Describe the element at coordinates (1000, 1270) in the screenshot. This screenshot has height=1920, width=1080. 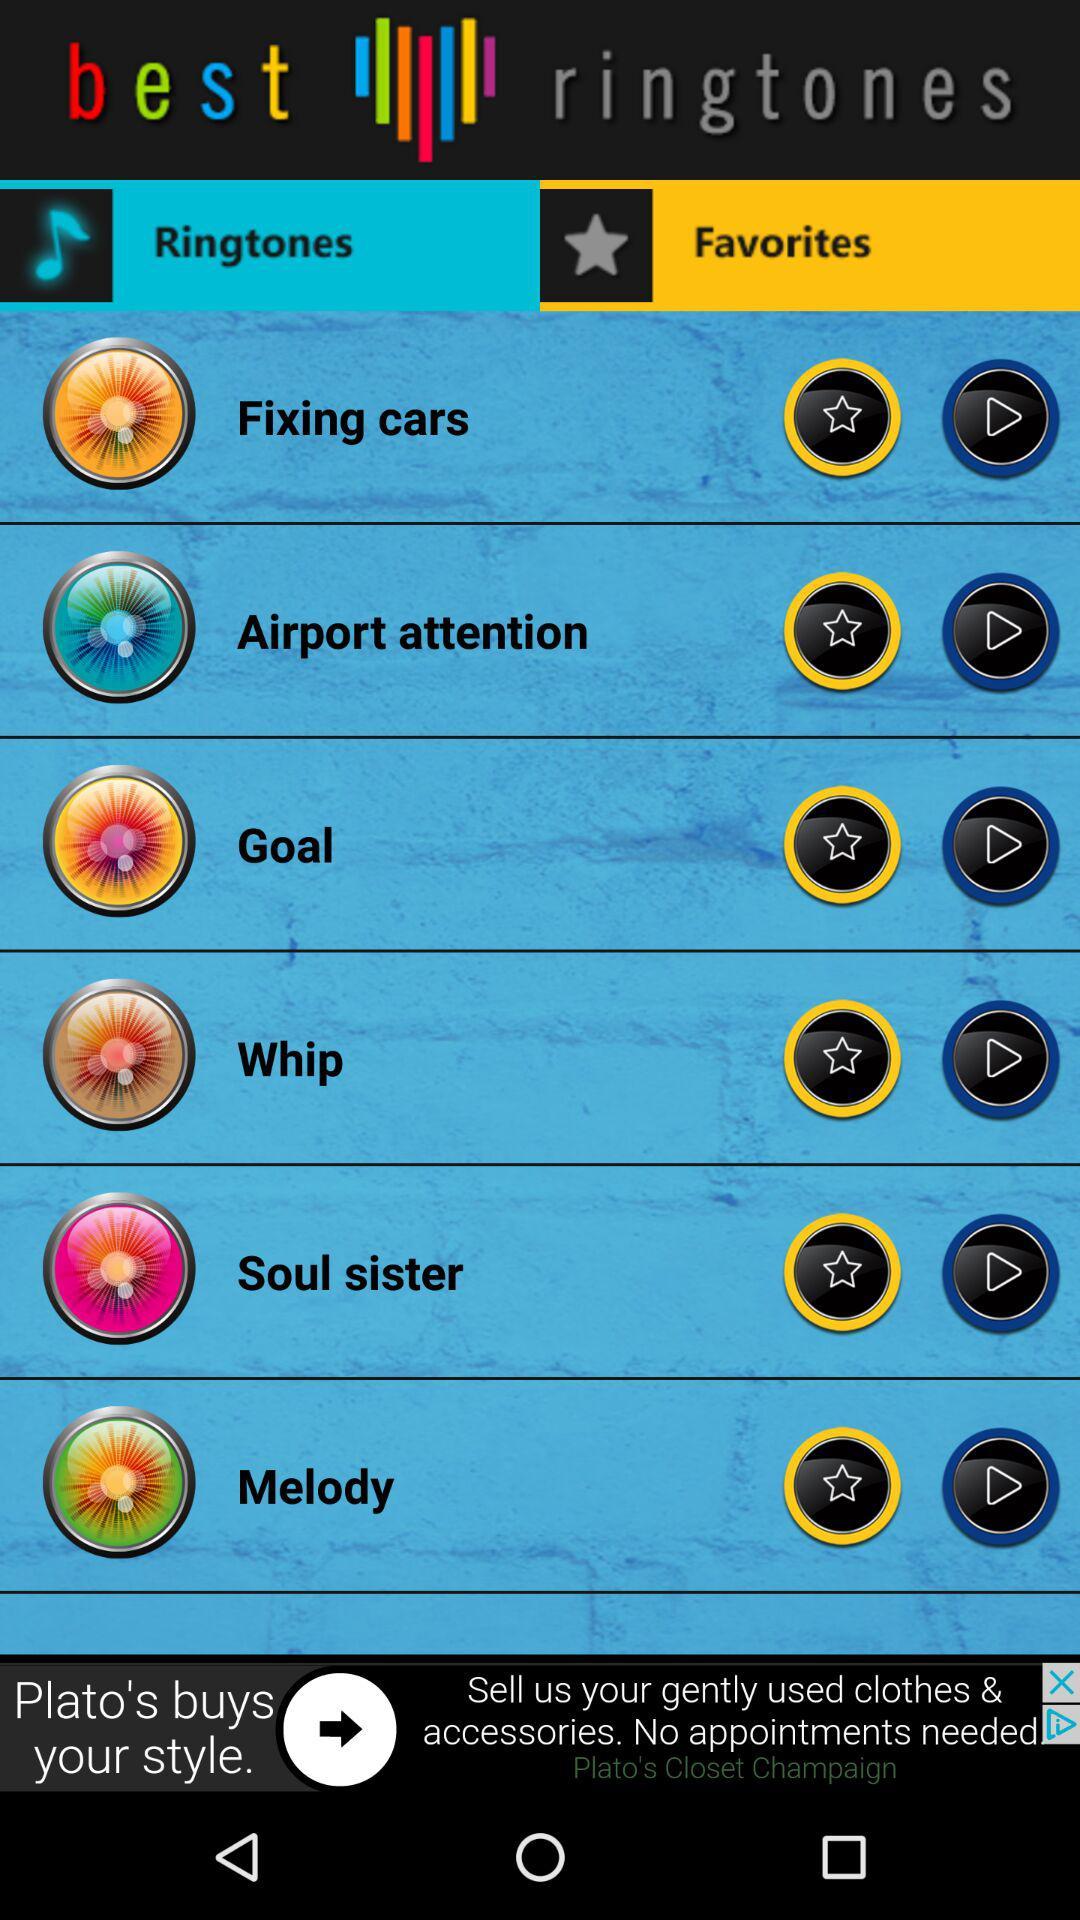
I see `icon` at that location.